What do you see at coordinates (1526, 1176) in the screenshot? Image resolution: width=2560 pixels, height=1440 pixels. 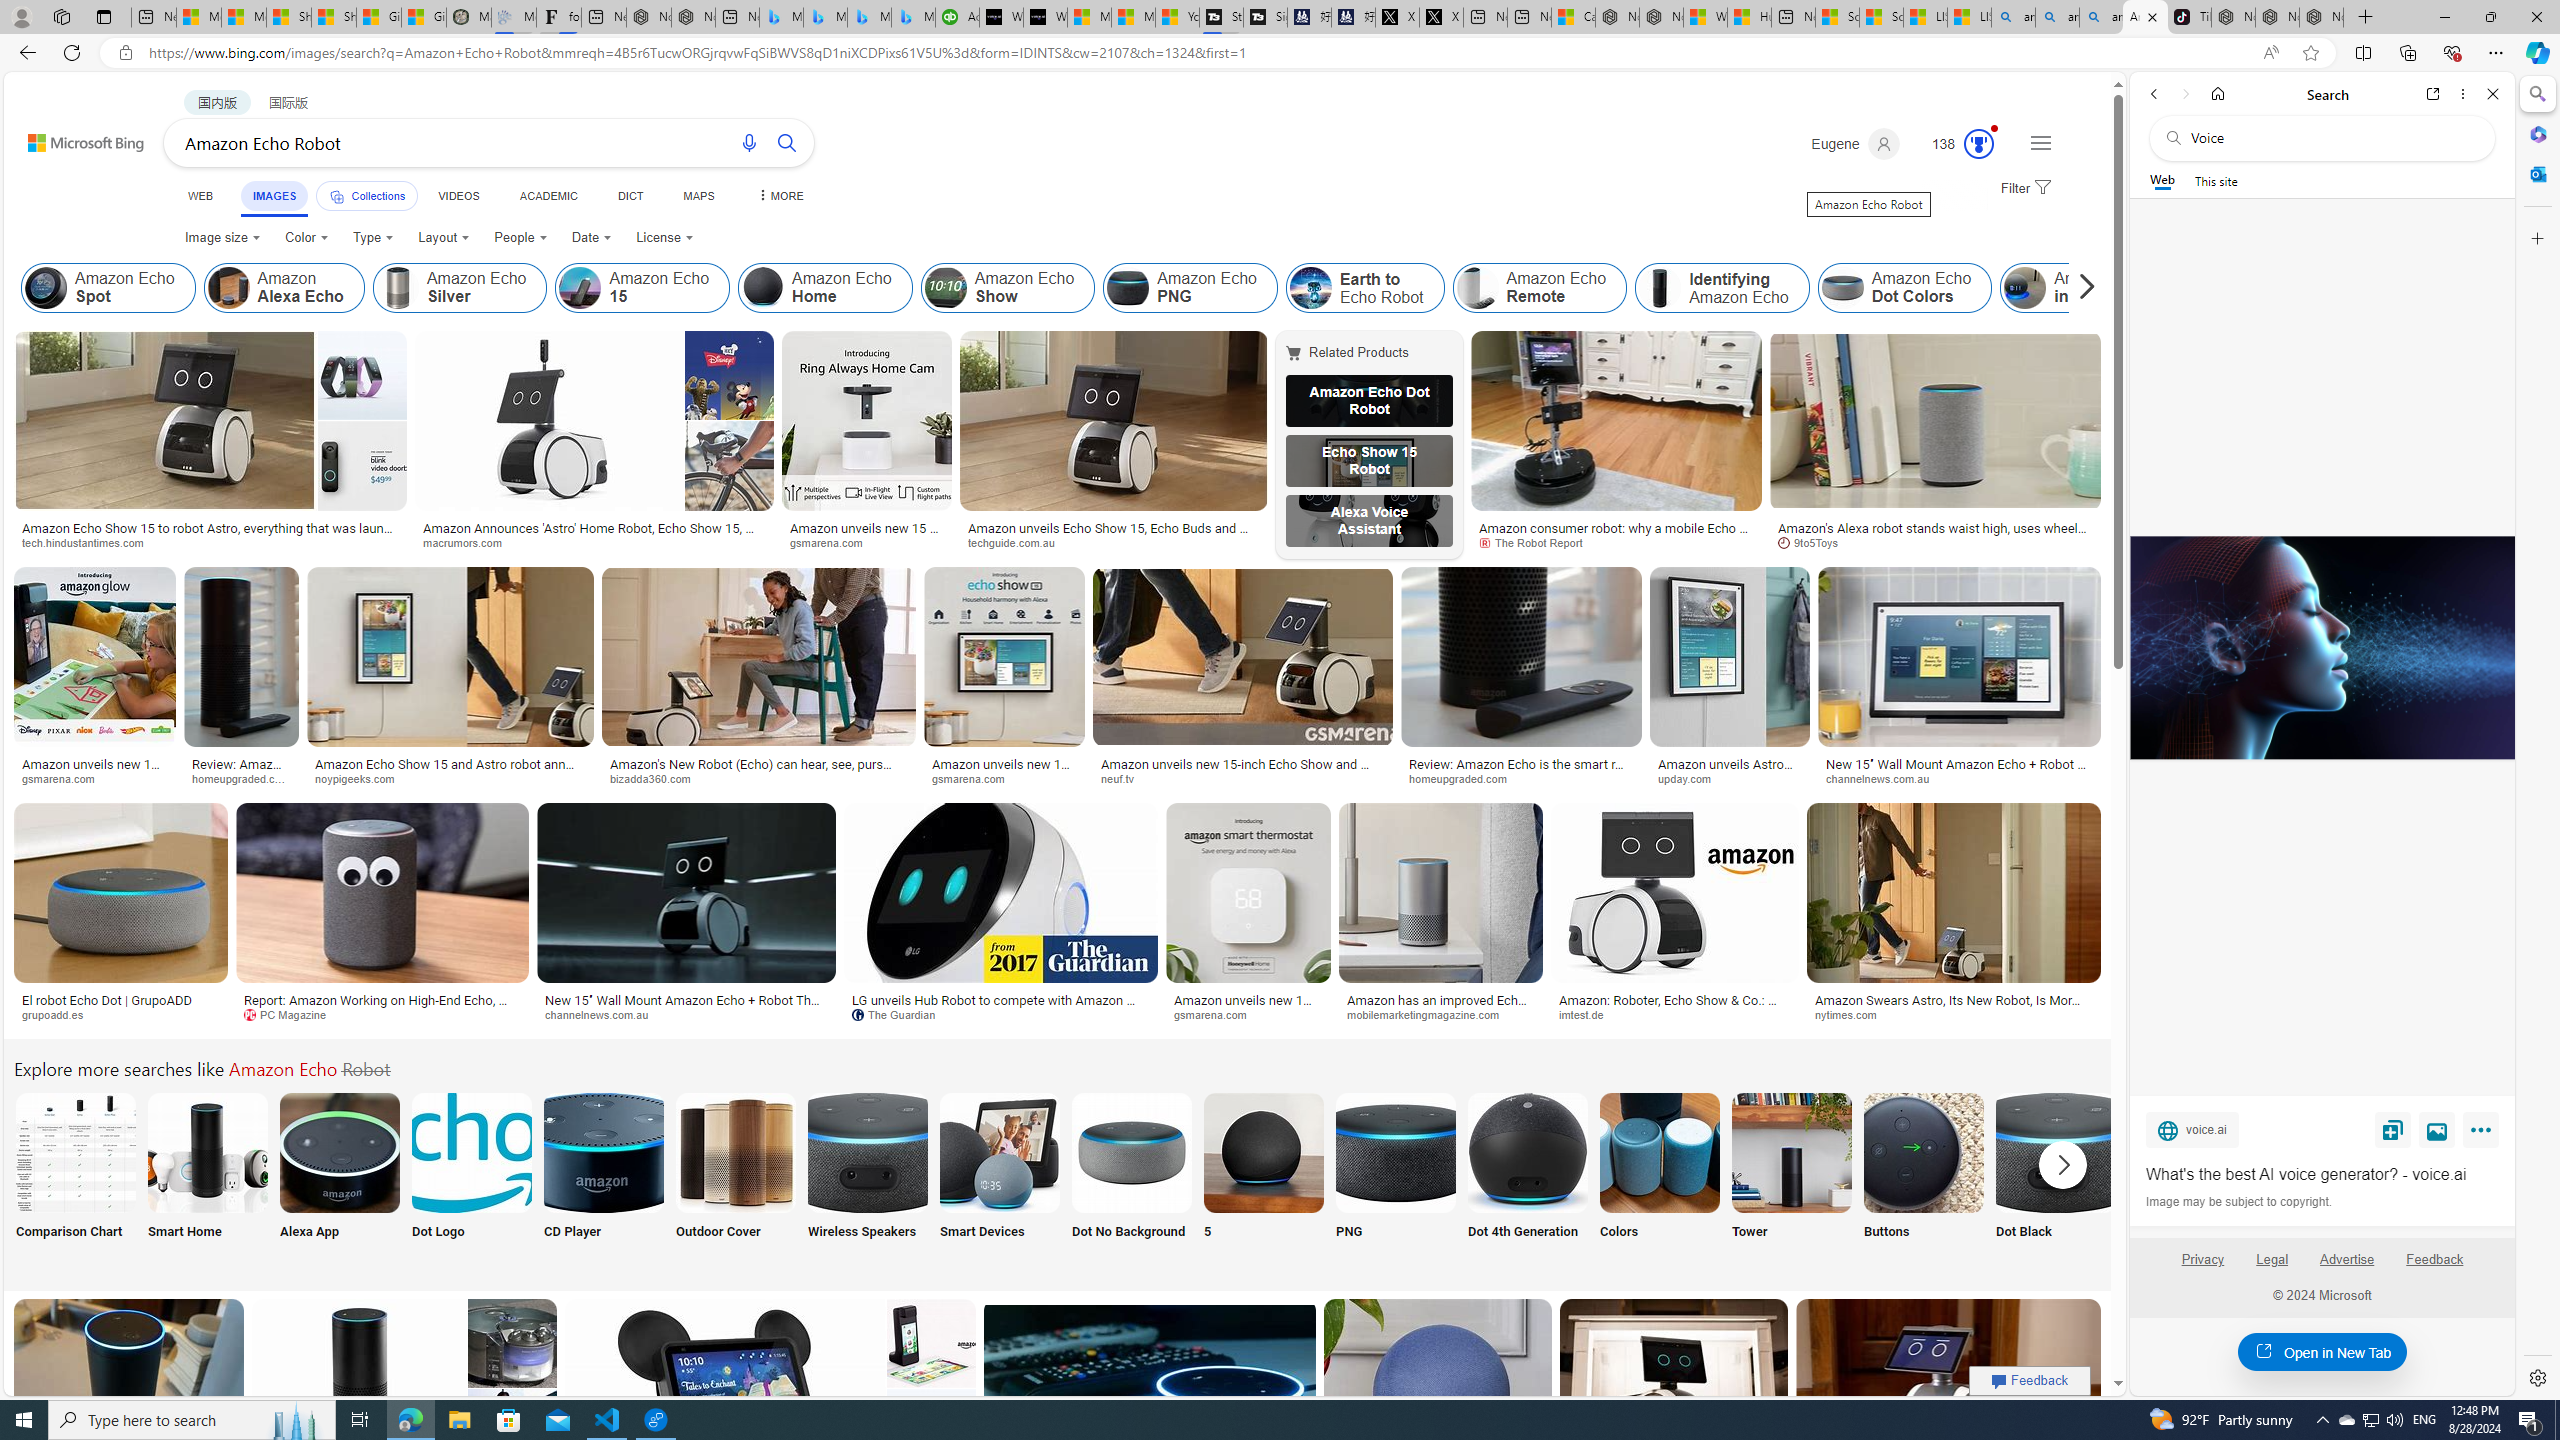 I see `'Dot 4th Generation'` at bounding box center [1526, 1176].